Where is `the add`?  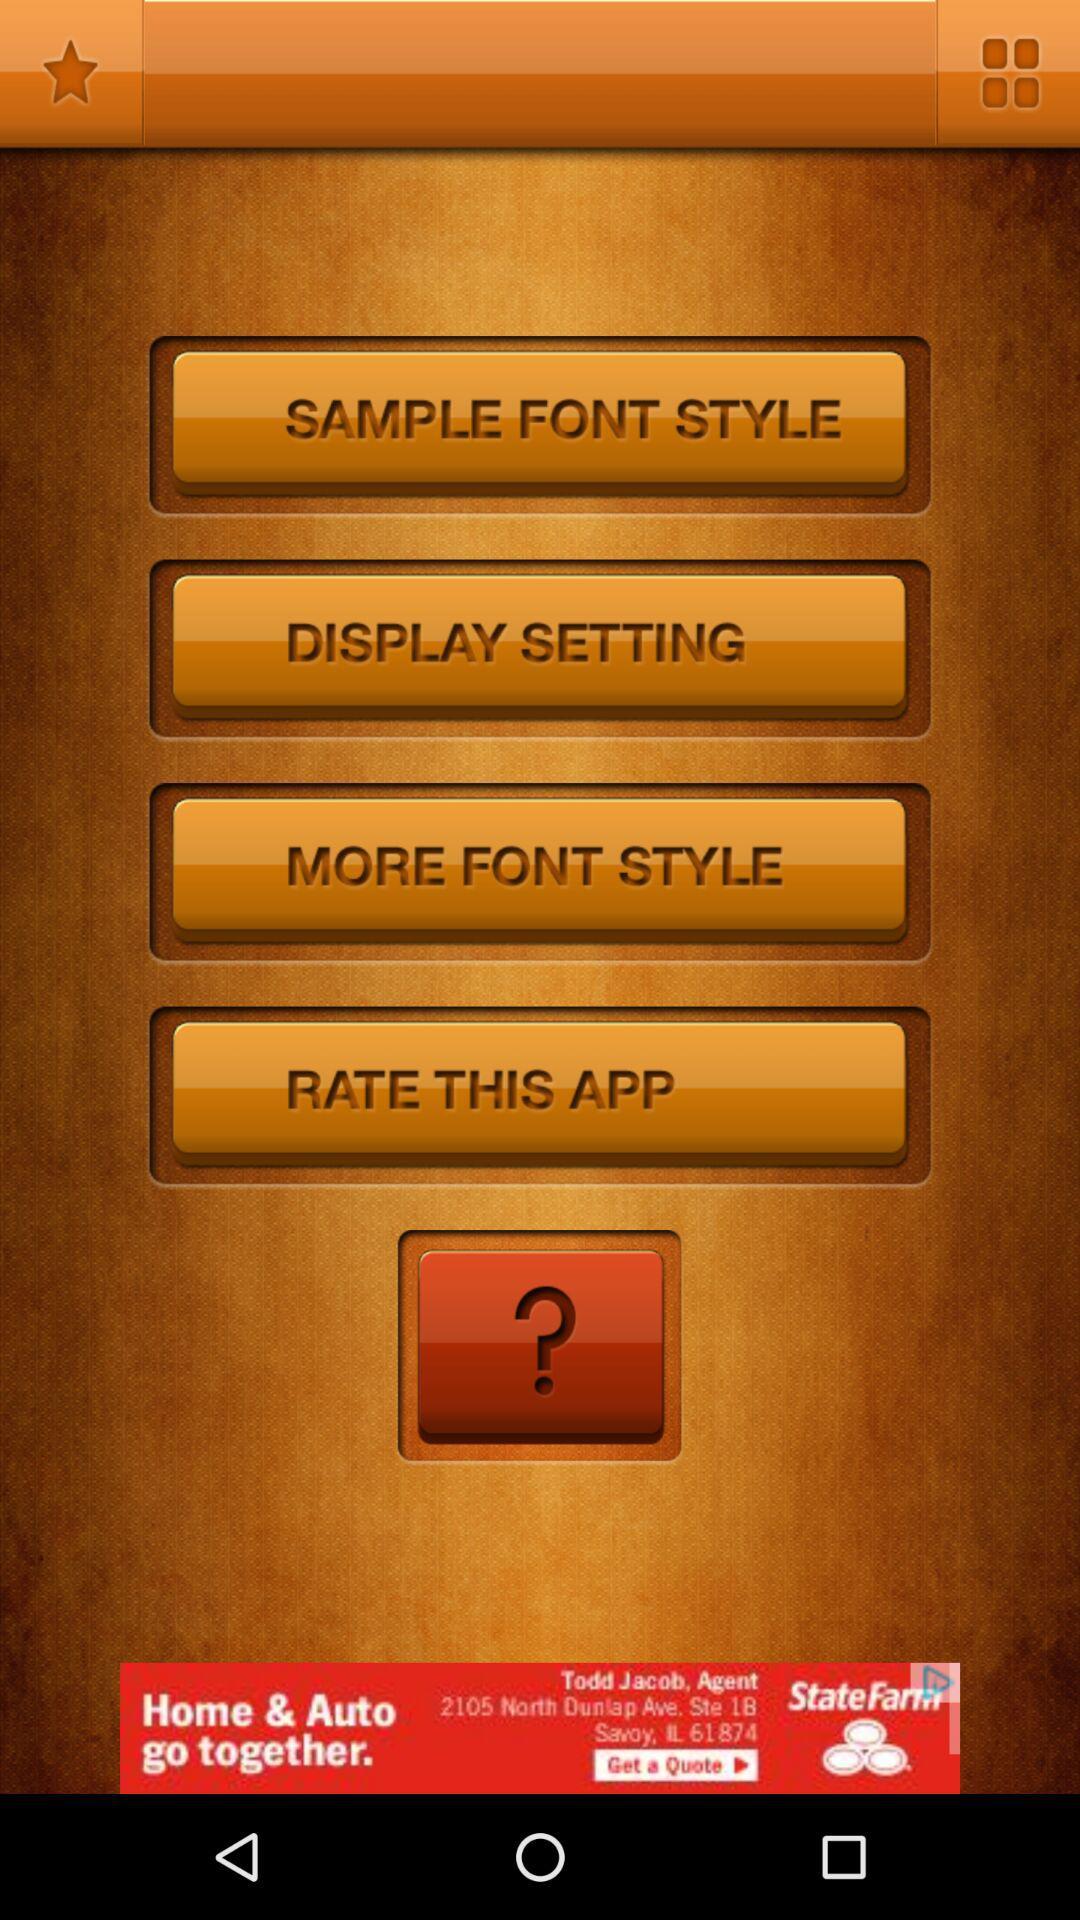 the add is located at coordinates (540, 1727).